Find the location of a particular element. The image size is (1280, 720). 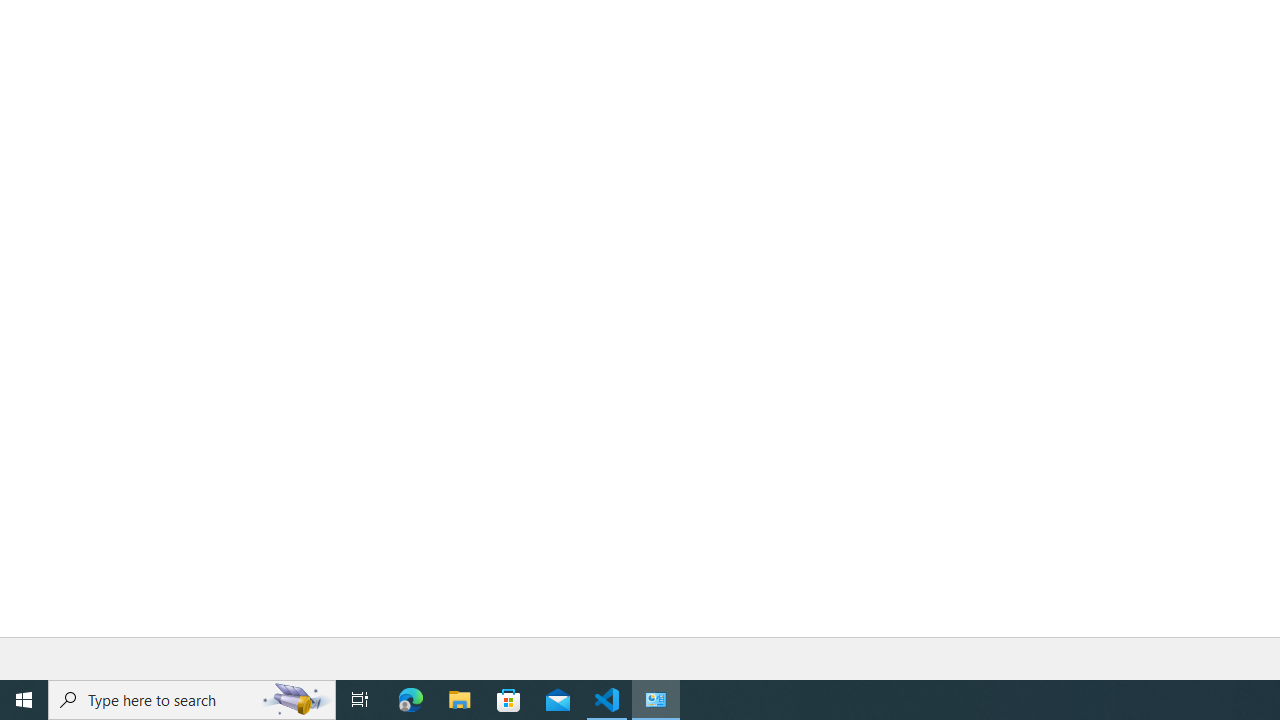

'Type here to search' is located at coordinates (192, 698).